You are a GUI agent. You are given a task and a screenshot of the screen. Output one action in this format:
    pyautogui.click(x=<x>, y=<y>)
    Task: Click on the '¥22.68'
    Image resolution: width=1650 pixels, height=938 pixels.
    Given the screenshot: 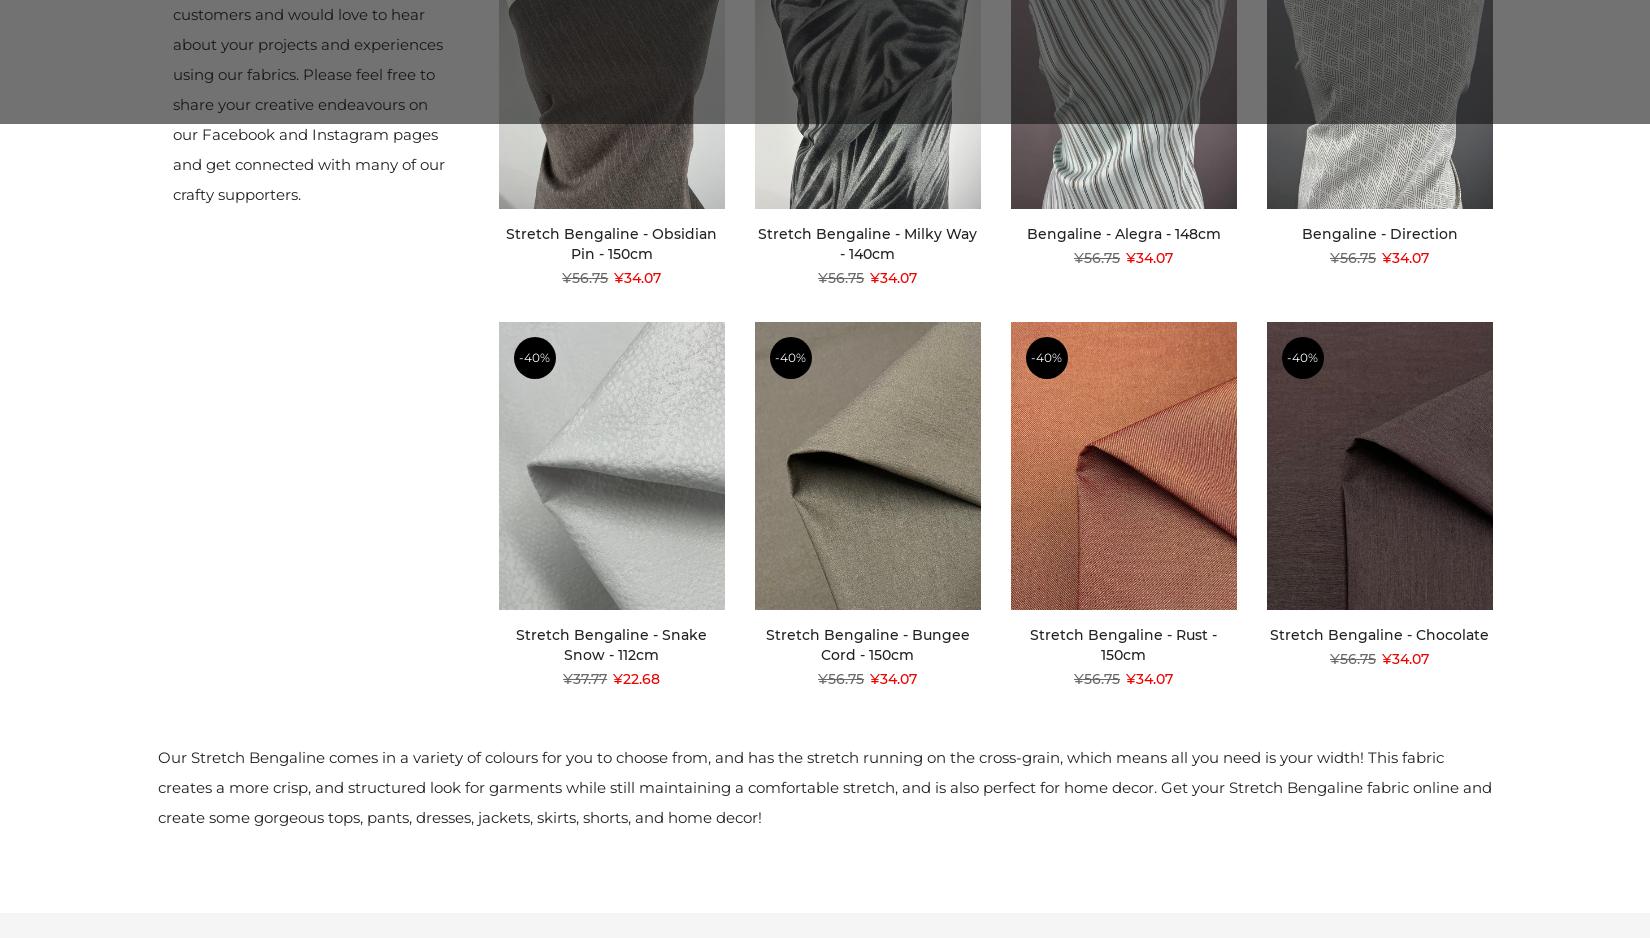 What is the action you would take?
    pyautogui.click(x=611, y=679)
    